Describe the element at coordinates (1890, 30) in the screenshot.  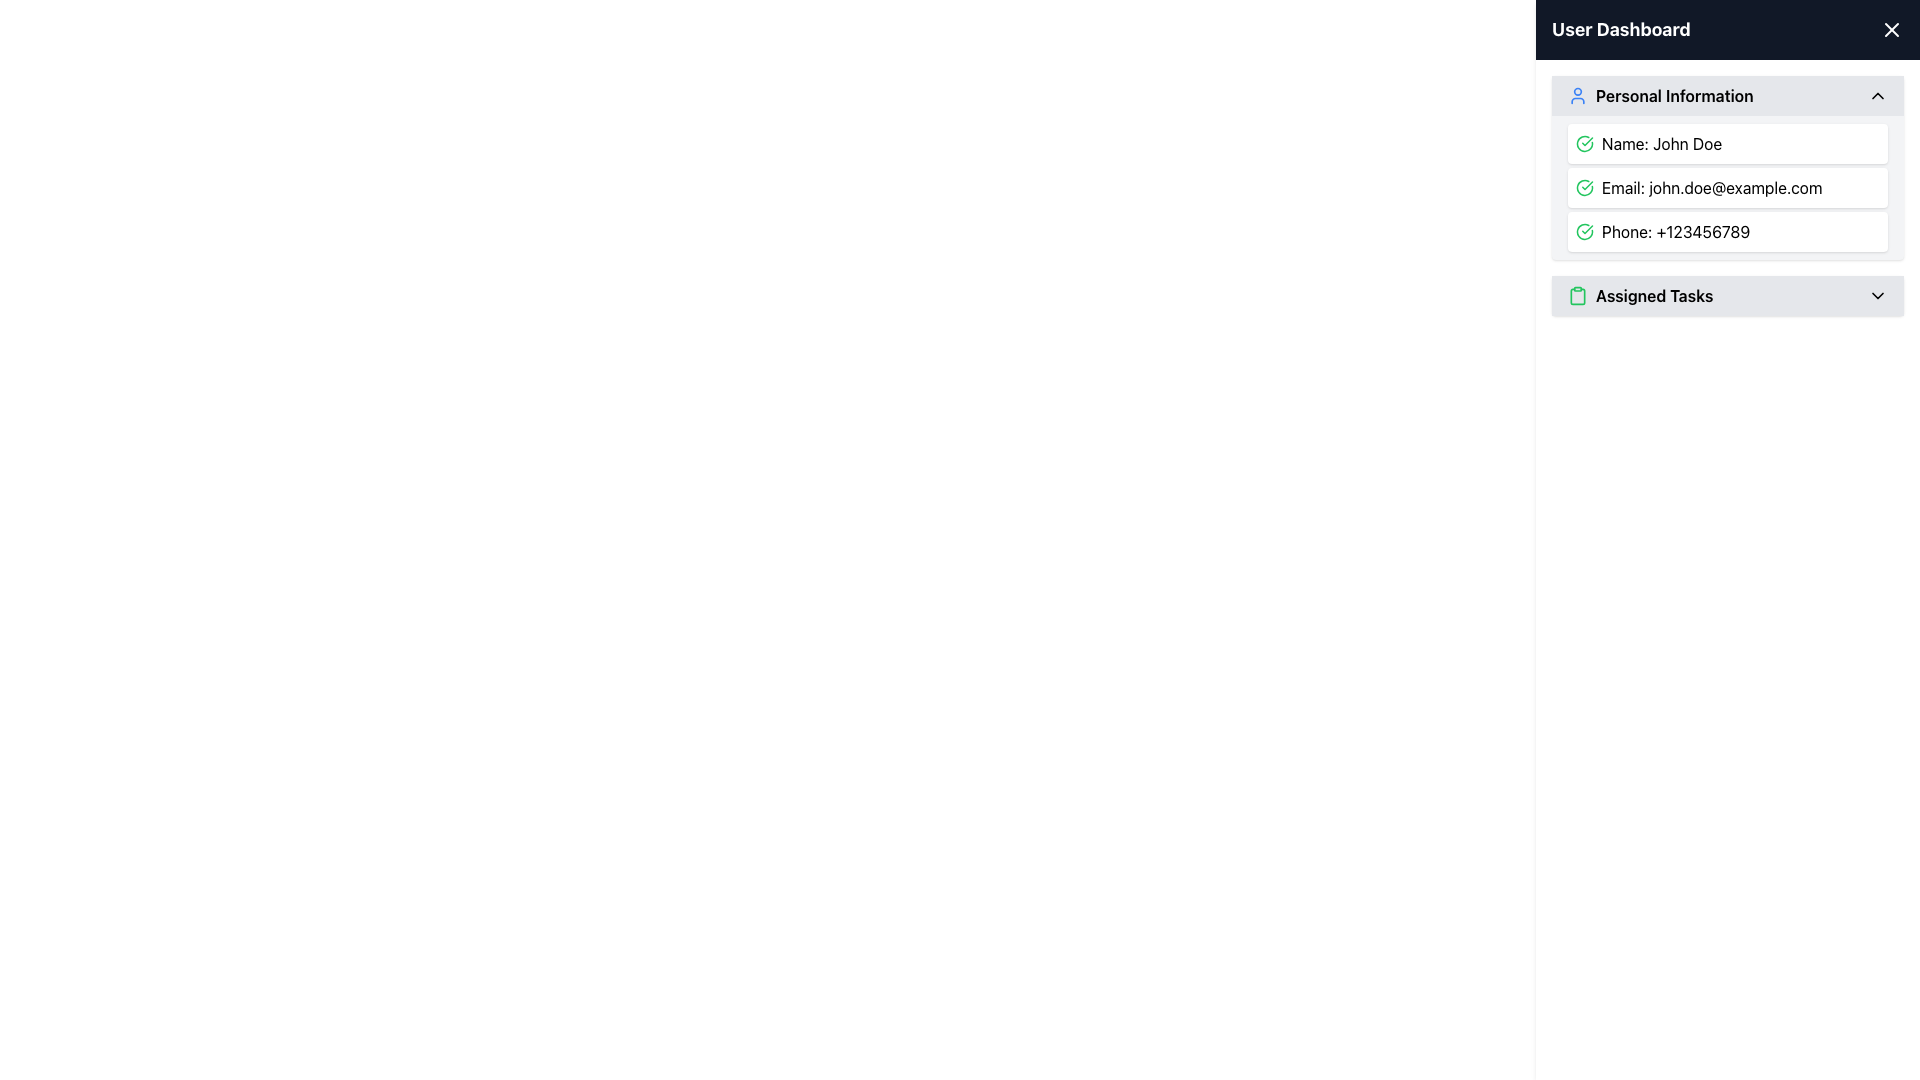
I see `the close button located at the top right corner of the 'User Dashboard' header` at that location.